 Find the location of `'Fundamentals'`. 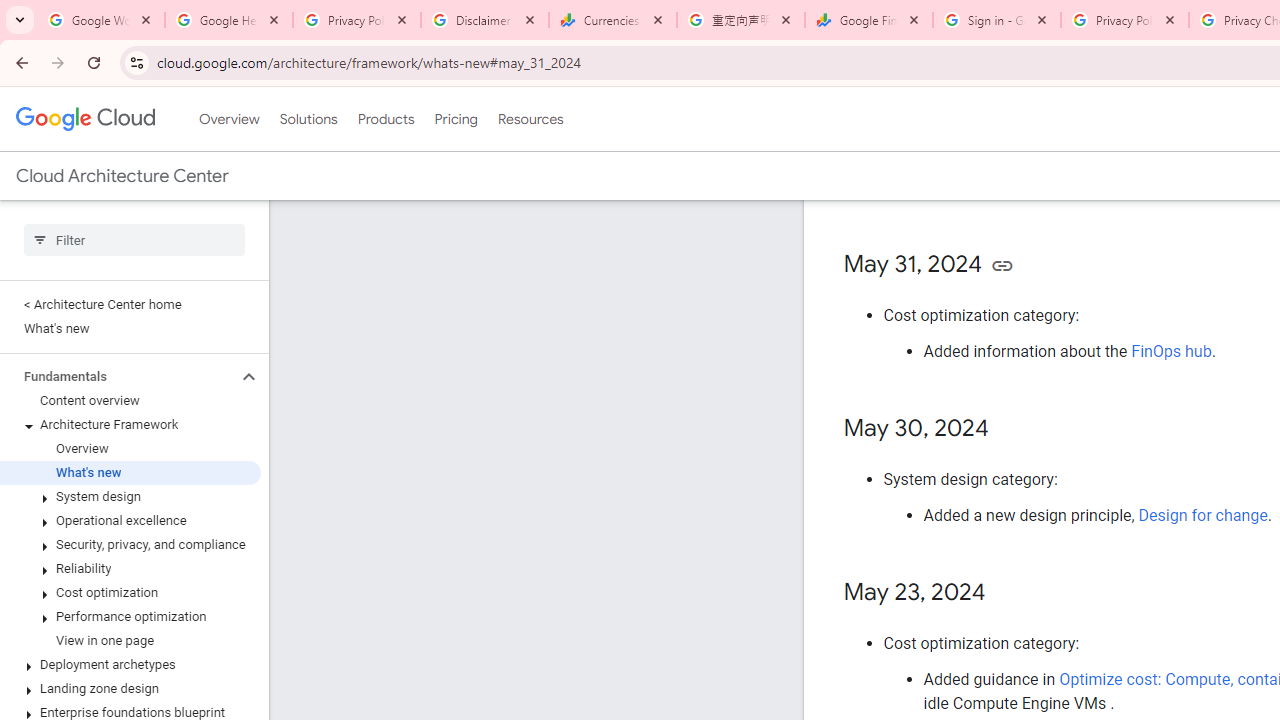

'Fundamentals' is located at coordinates (117, 376).